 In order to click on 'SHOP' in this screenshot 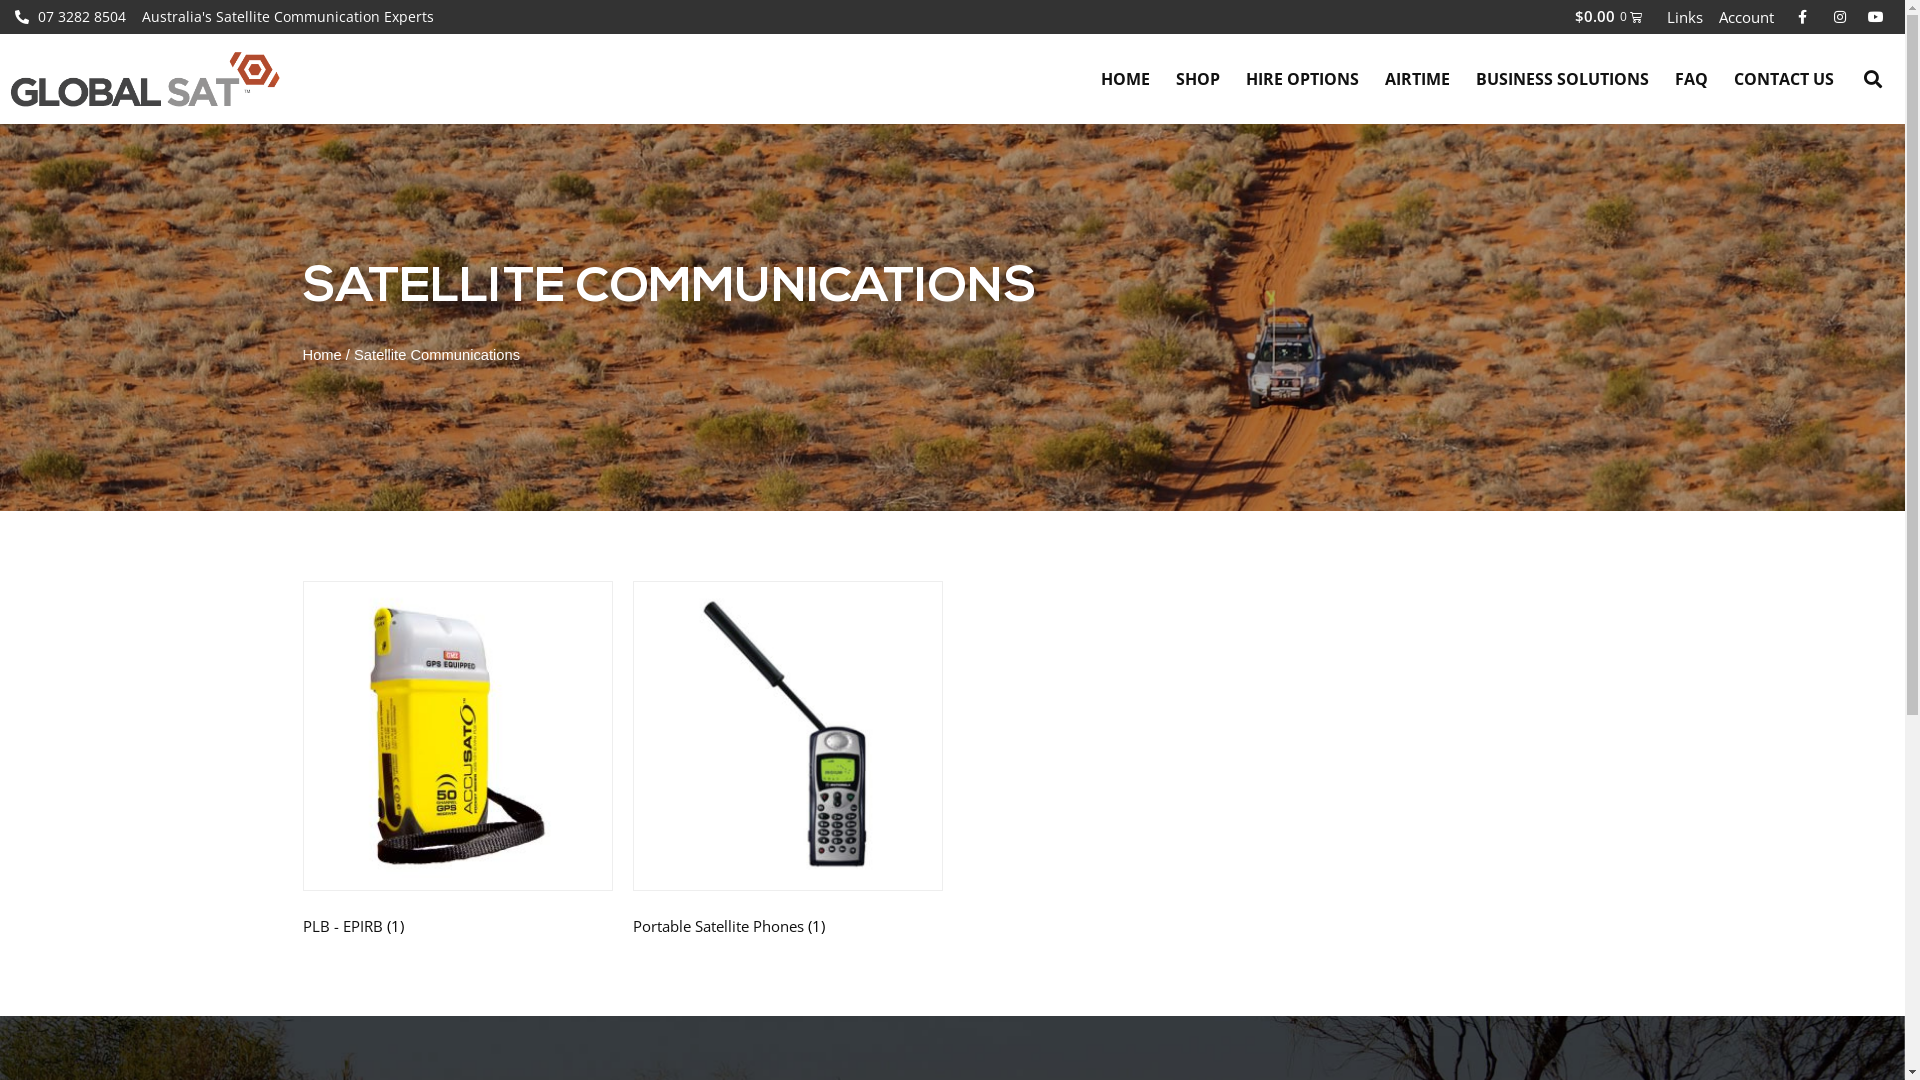, I will do `click(1198, 77)`.